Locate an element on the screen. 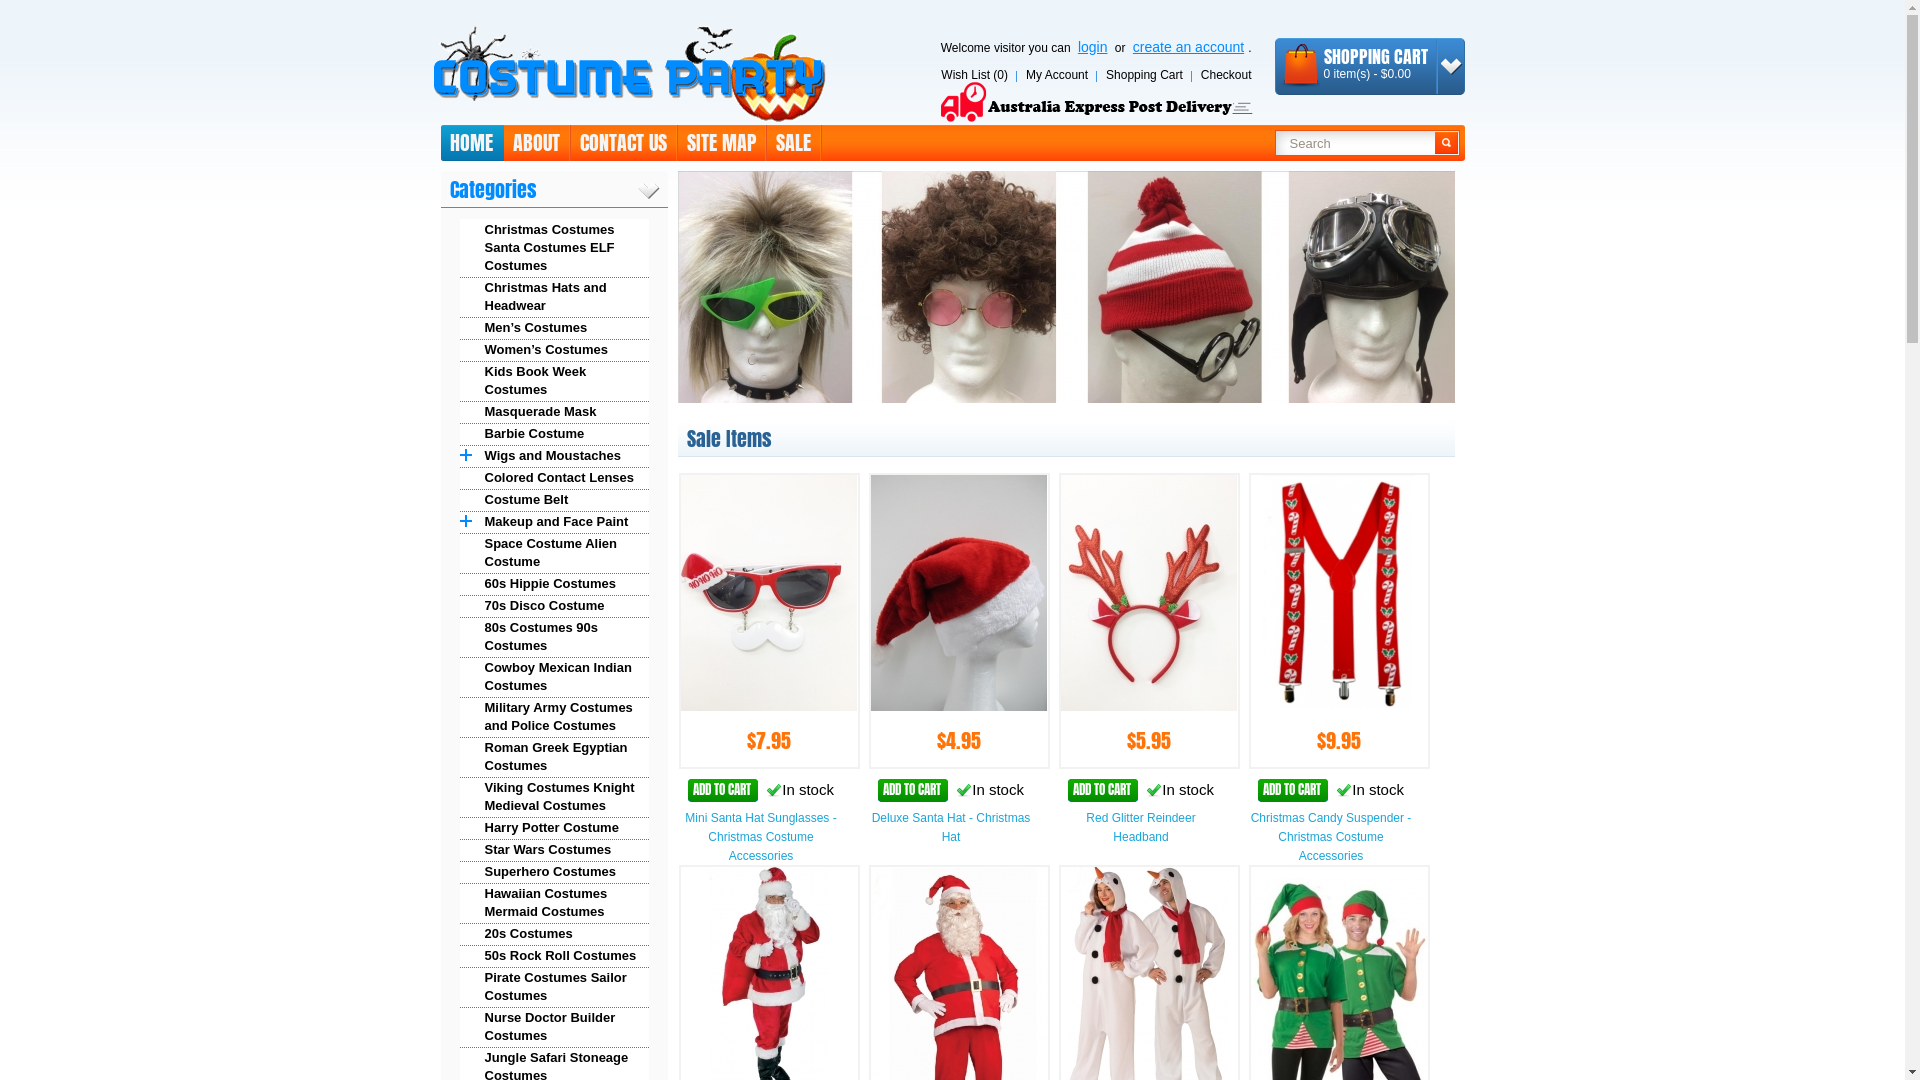 This screenshot has height=1080, width=1920. 'Harry Potter Costume' is located at coordinates (459, 828).